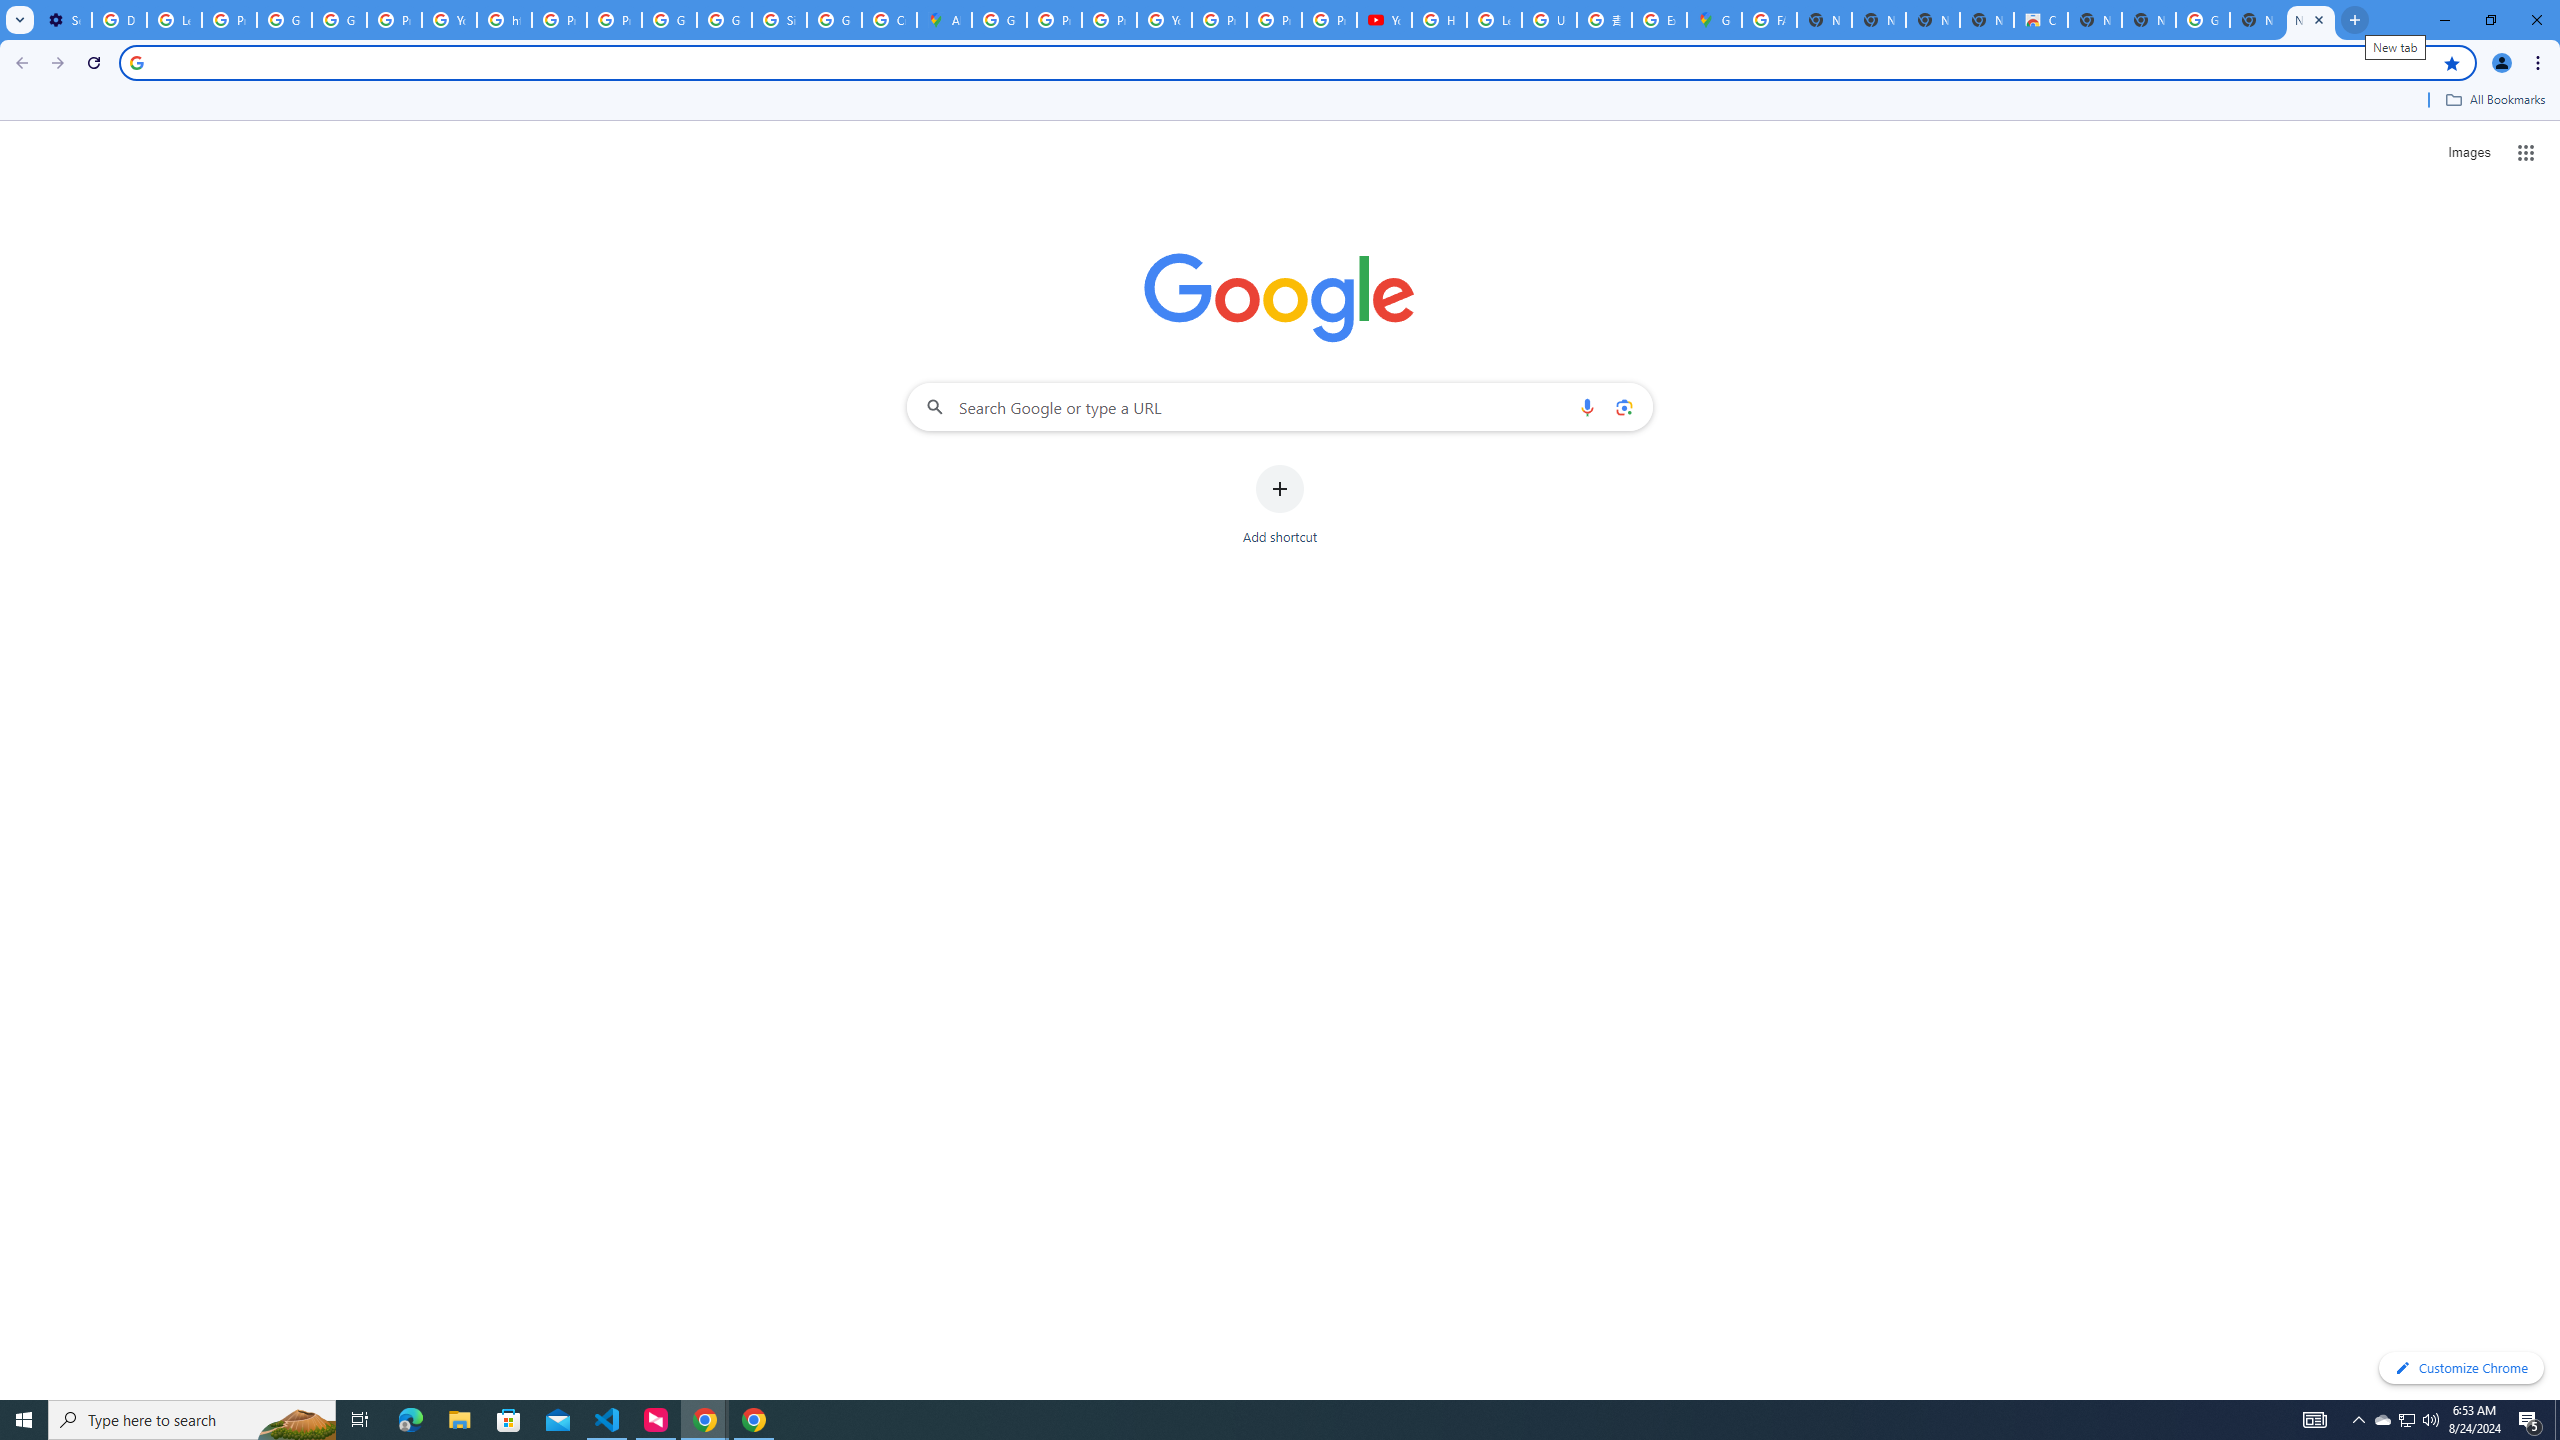 This screenshot has width=2560, height=1440. Describe the element at coordinates (1439, 19) in the screenshot. I see `'How Chrome protects your passwords - Google Chrome Help'` at that location.